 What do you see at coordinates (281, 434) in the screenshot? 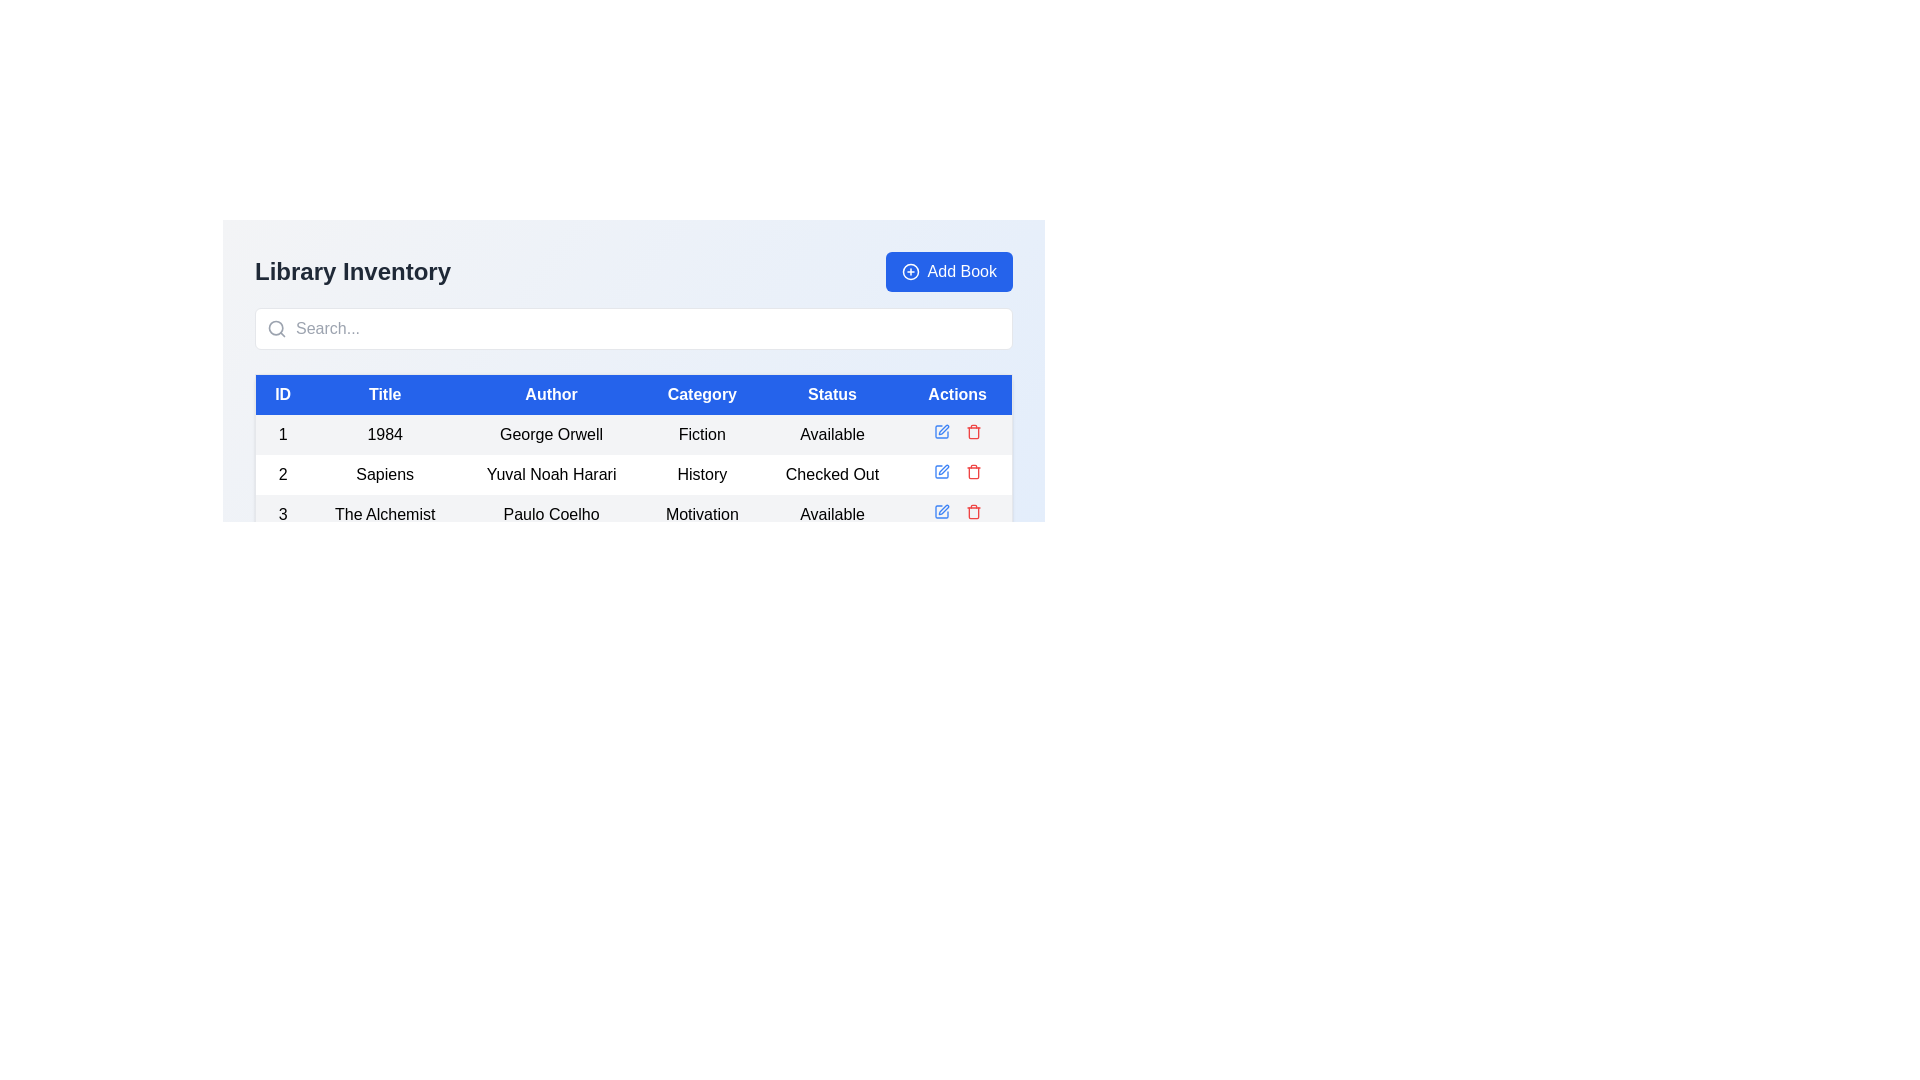
I see `the static text label displaying the number '1' in the first column of the table row for the book '1984' by George Orwell` at bounding box center [281, 434].